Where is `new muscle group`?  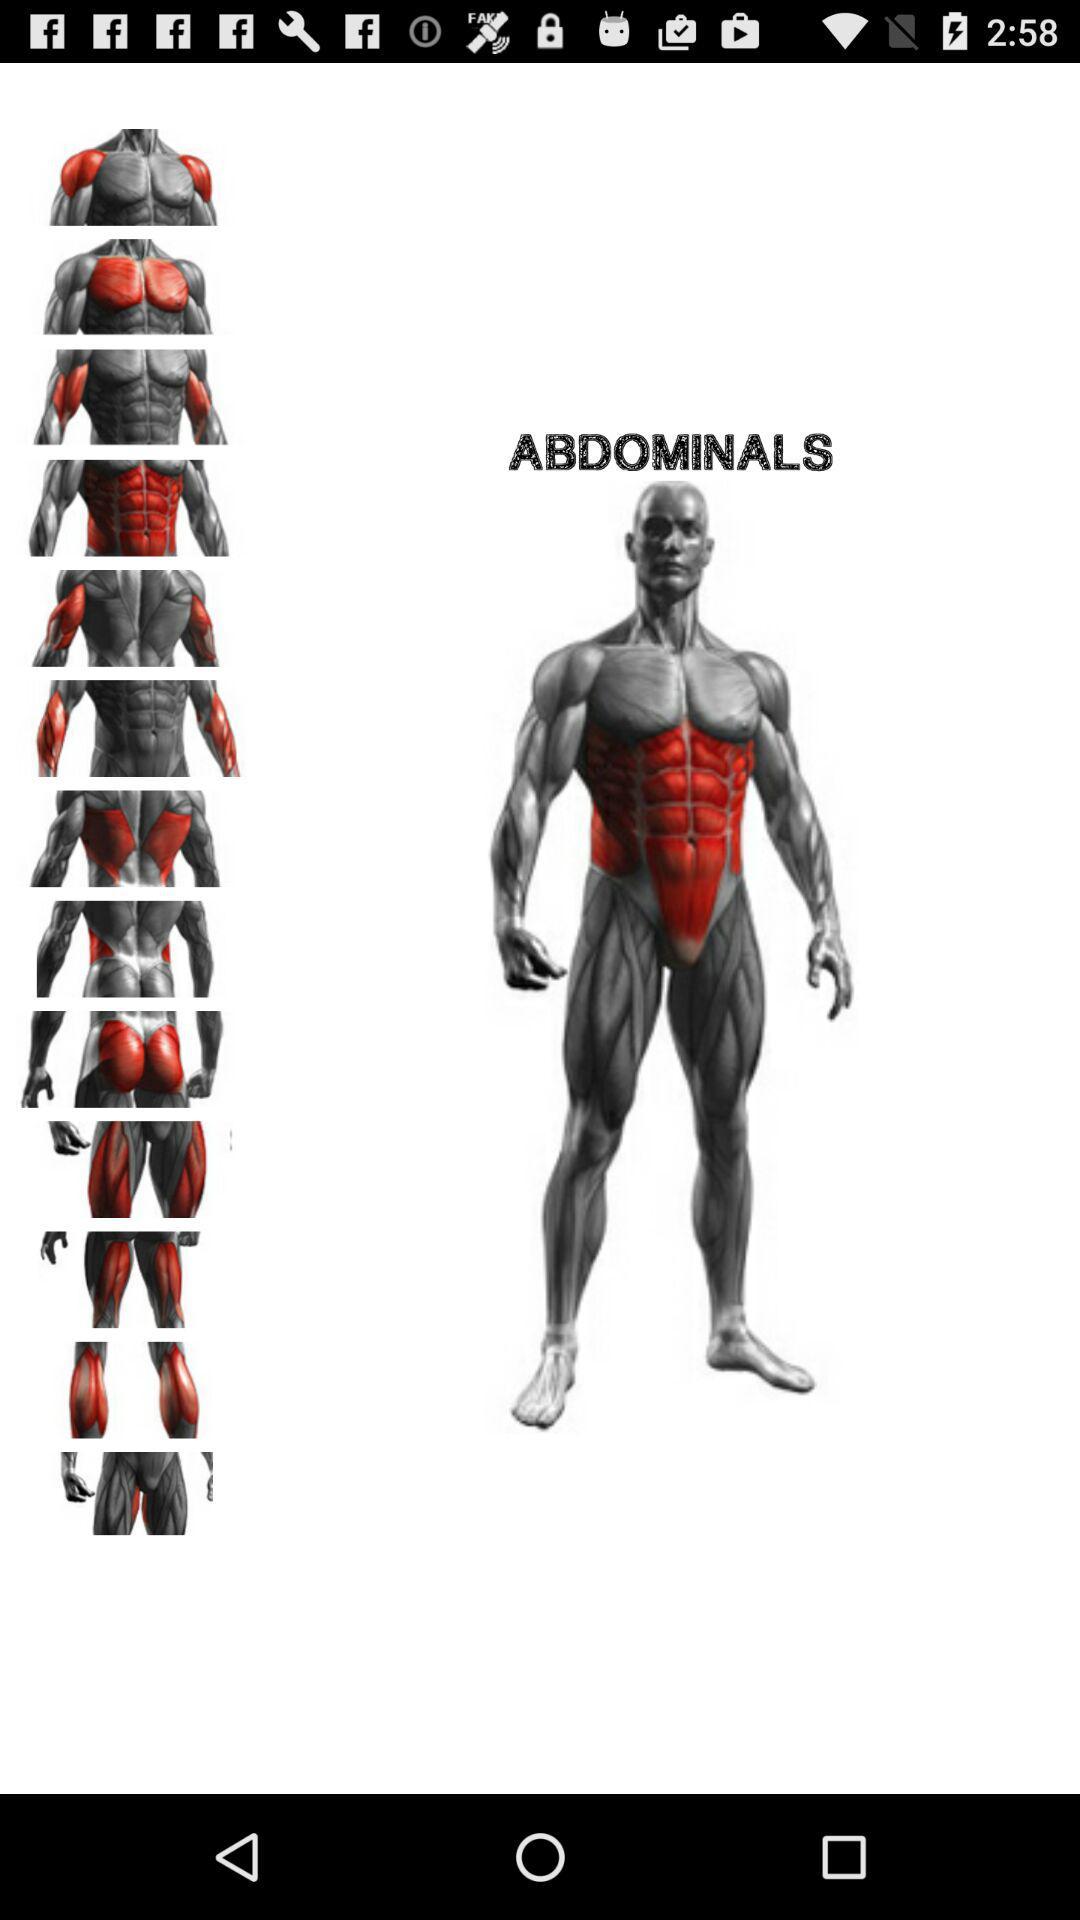
new muscle group is located at coordinates (131, 1272).